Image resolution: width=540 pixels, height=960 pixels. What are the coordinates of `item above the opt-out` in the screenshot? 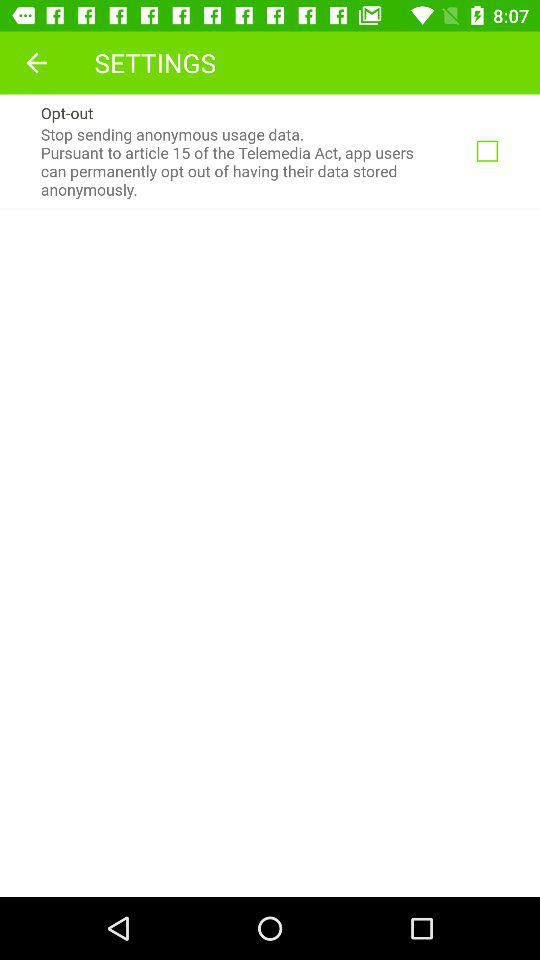 It's located at (36, 62).